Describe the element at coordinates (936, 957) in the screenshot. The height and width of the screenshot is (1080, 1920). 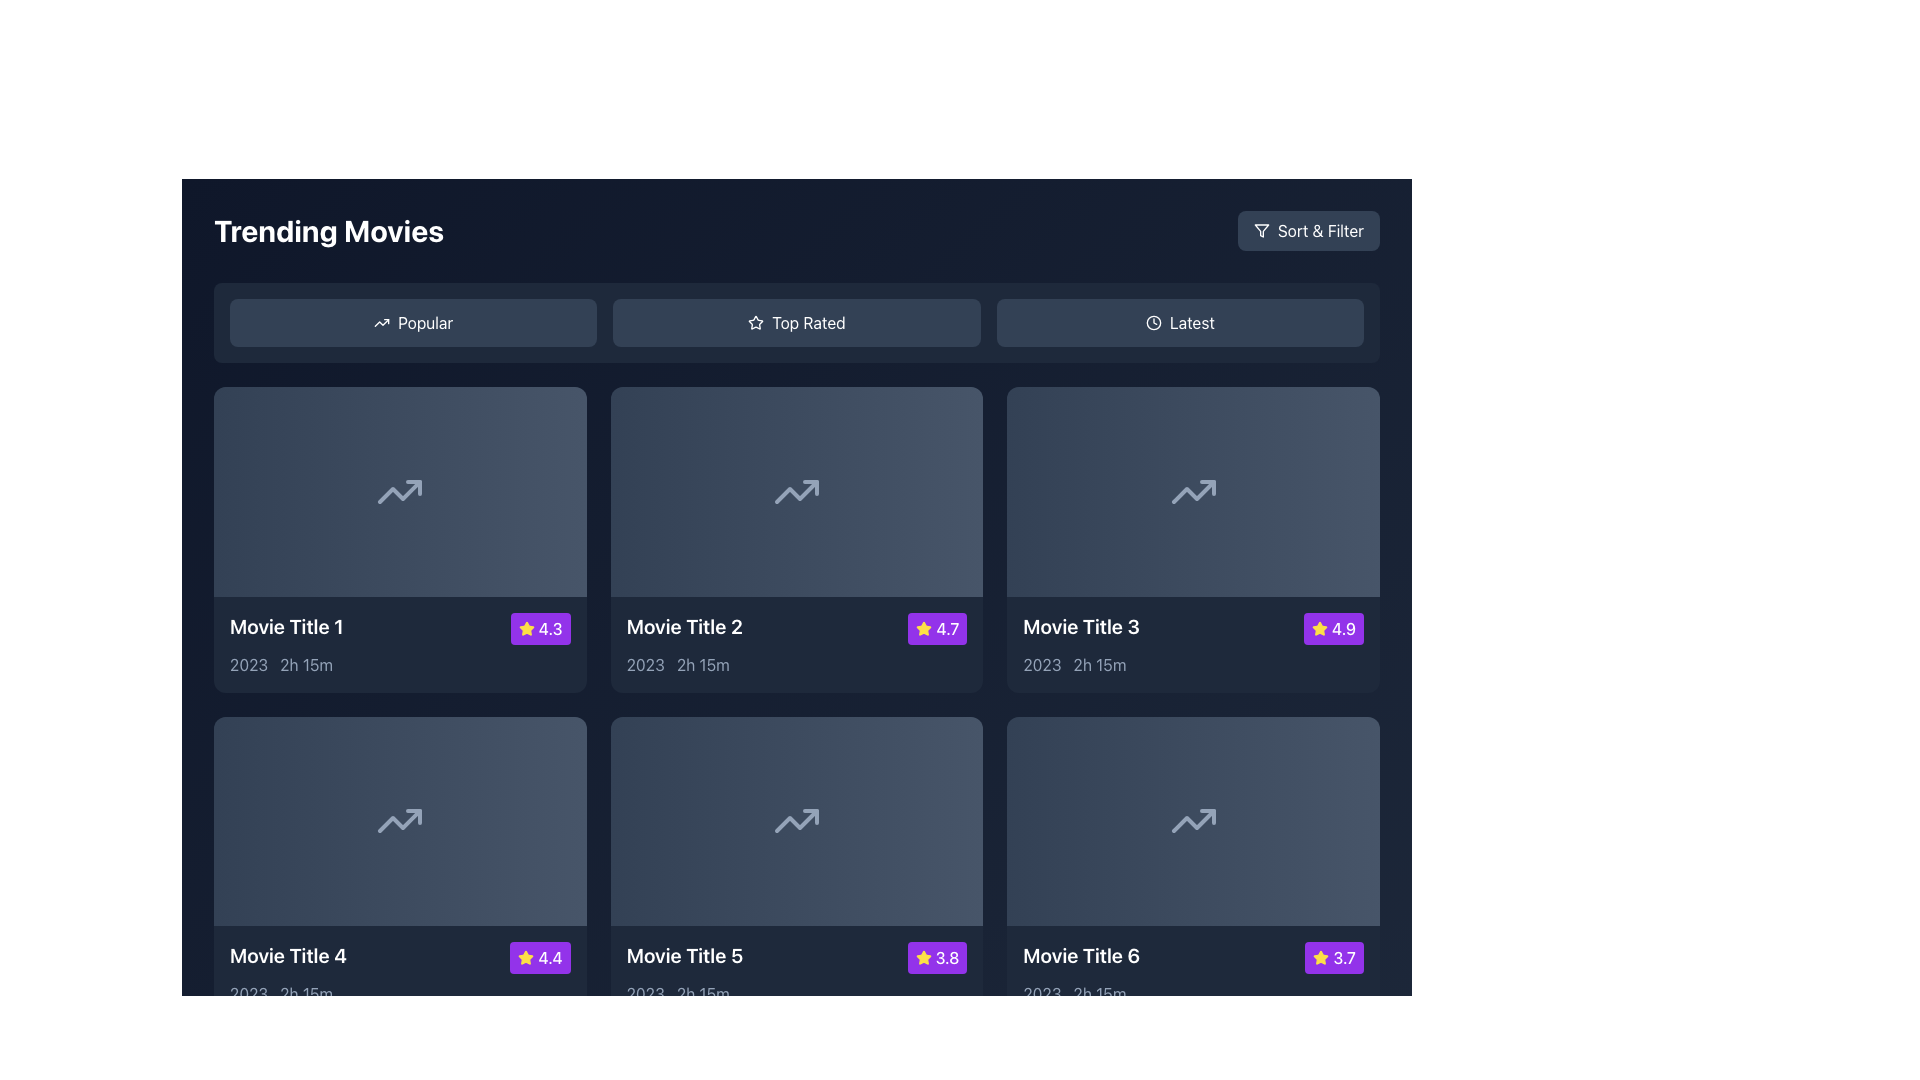
I see `the rating display element, which is a purple rectangular badge containing a yellow star icon and the numerical value '3.8' in white color, located in the bottom-right corner of the card labeled 'Movie Title 5'` at that location.